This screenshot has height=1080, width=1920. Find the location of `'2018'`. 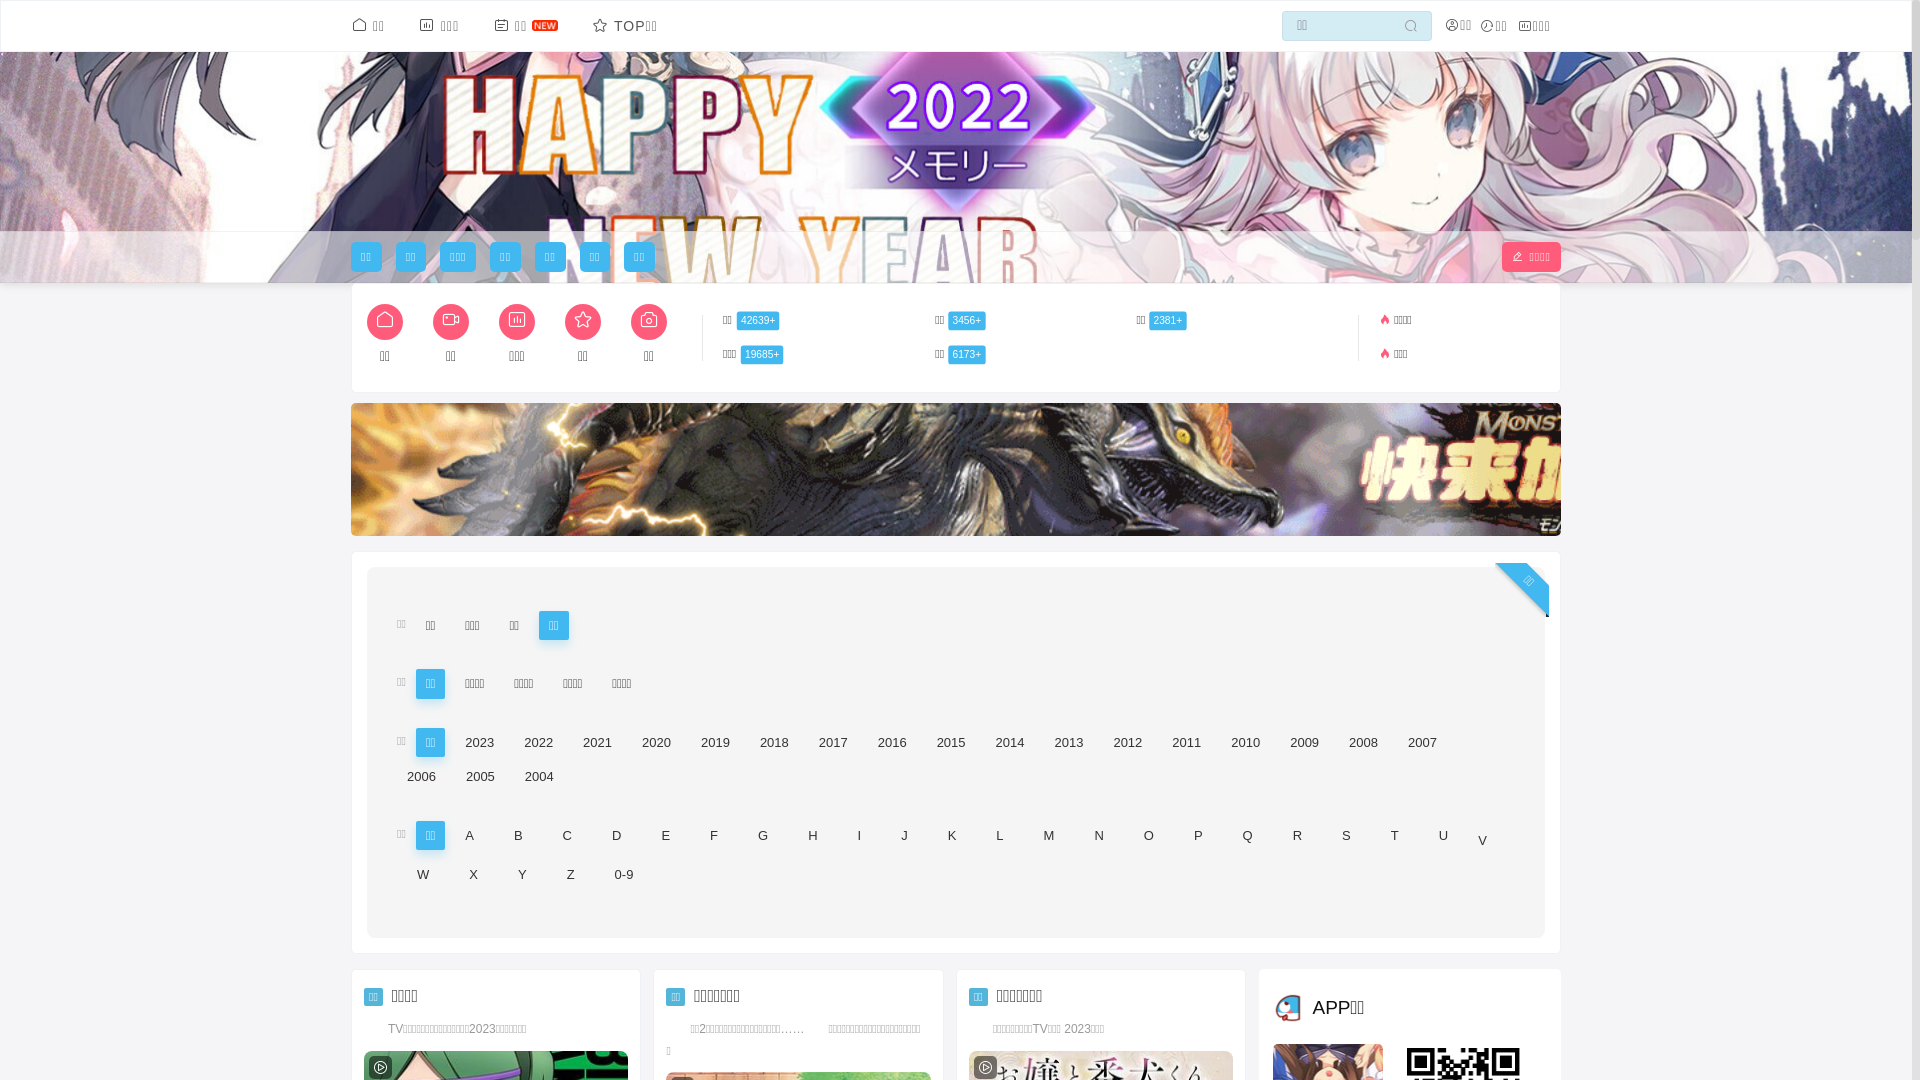

'2018' is located at coordinates (773, 742).